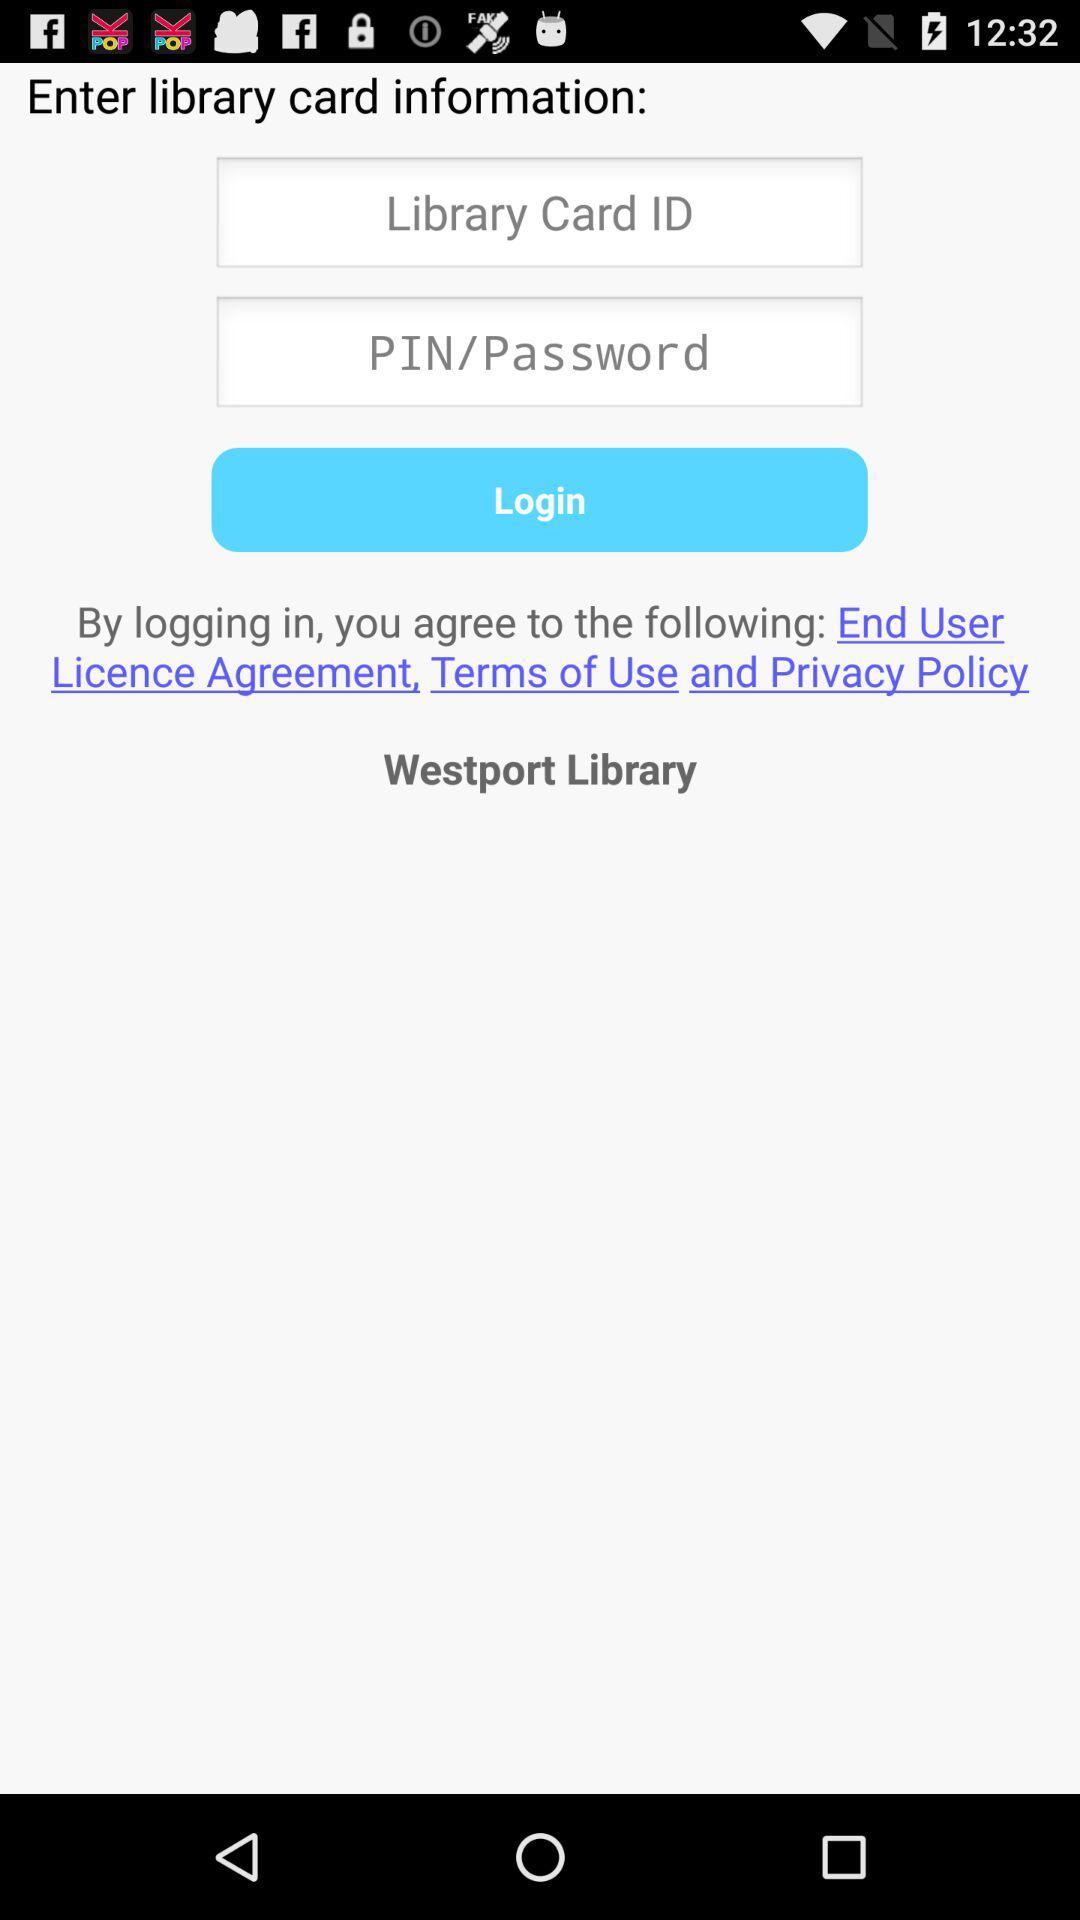 Image resolution: width=1080 pixels, height=1920 pixels. Describe the element at coordinates (538, 218) in the screenshot. I see `your library card id` at that location.